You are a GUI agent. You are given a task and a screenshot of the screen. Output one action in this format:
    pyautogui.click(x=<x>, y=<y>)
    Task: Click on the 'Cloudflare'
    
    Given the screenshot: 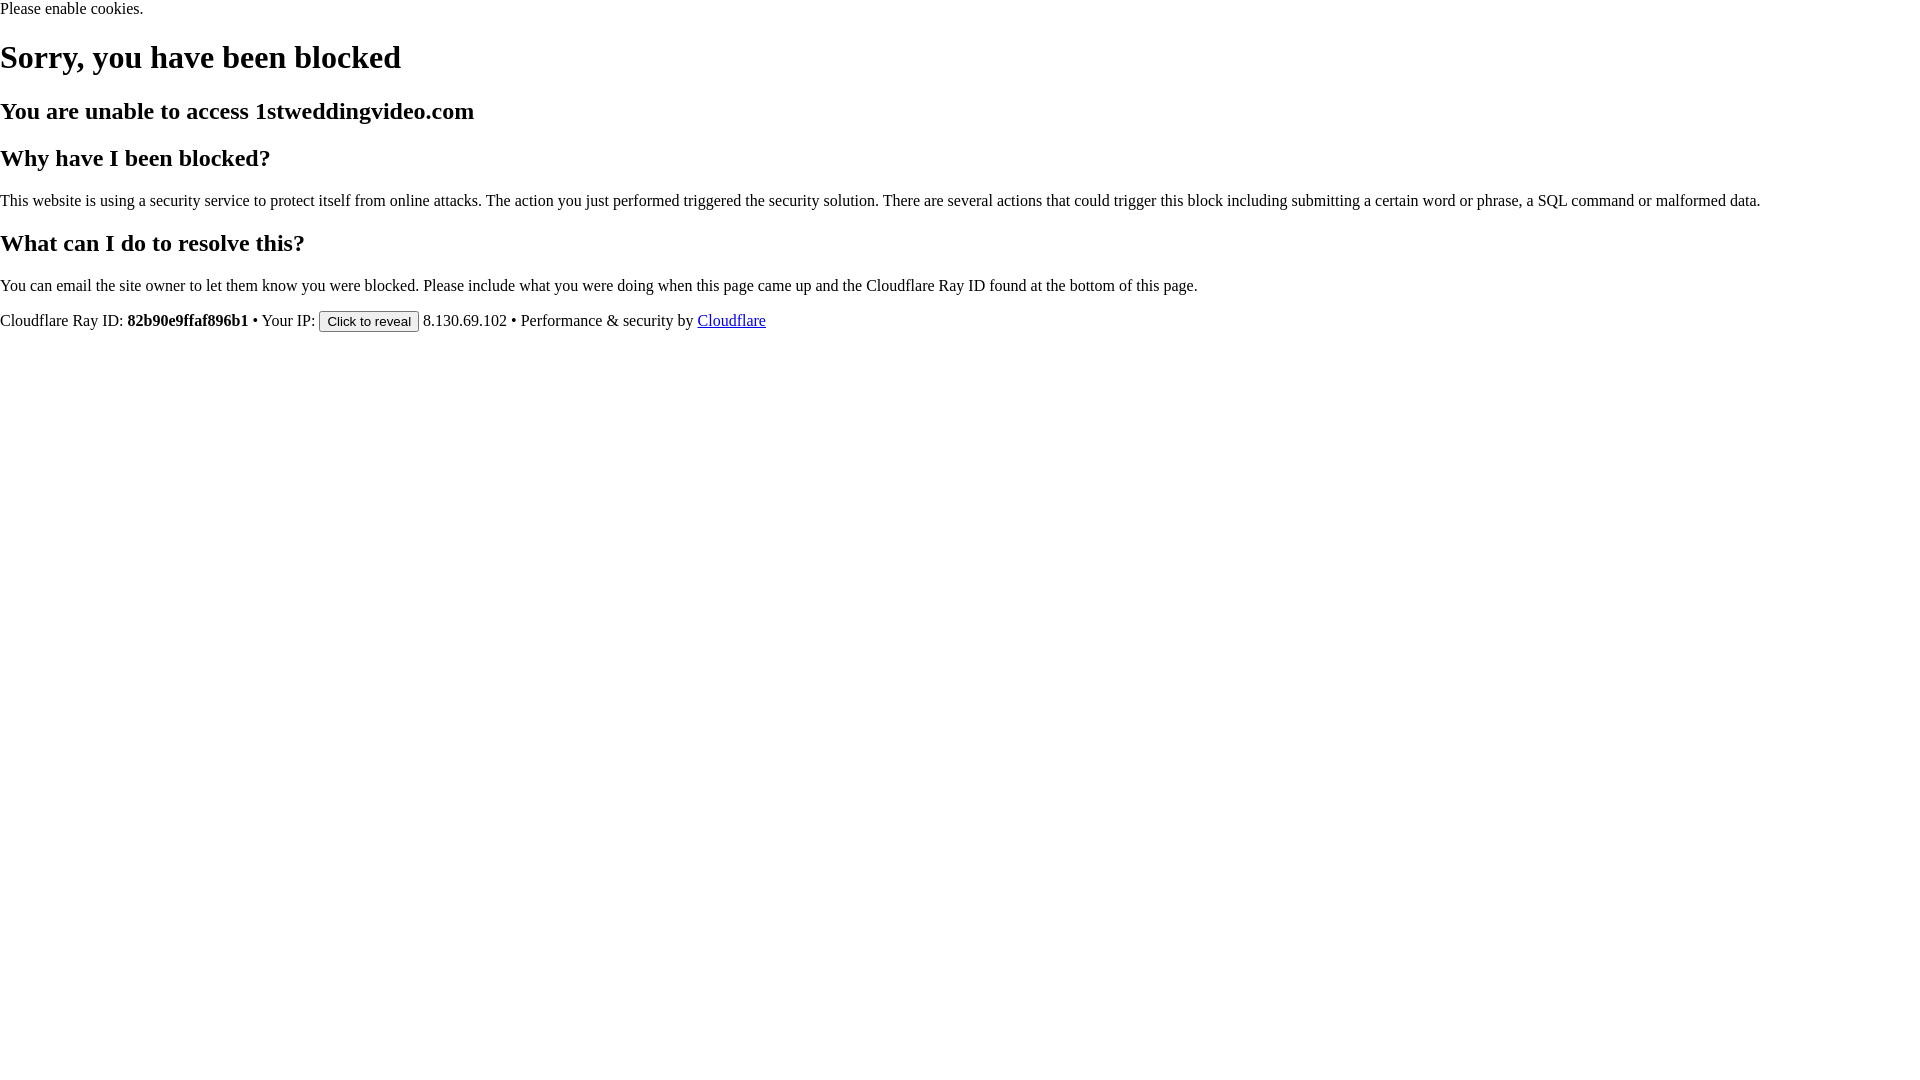 What is the action you would take?
    pyautogui.click(x=730, y=319)
    